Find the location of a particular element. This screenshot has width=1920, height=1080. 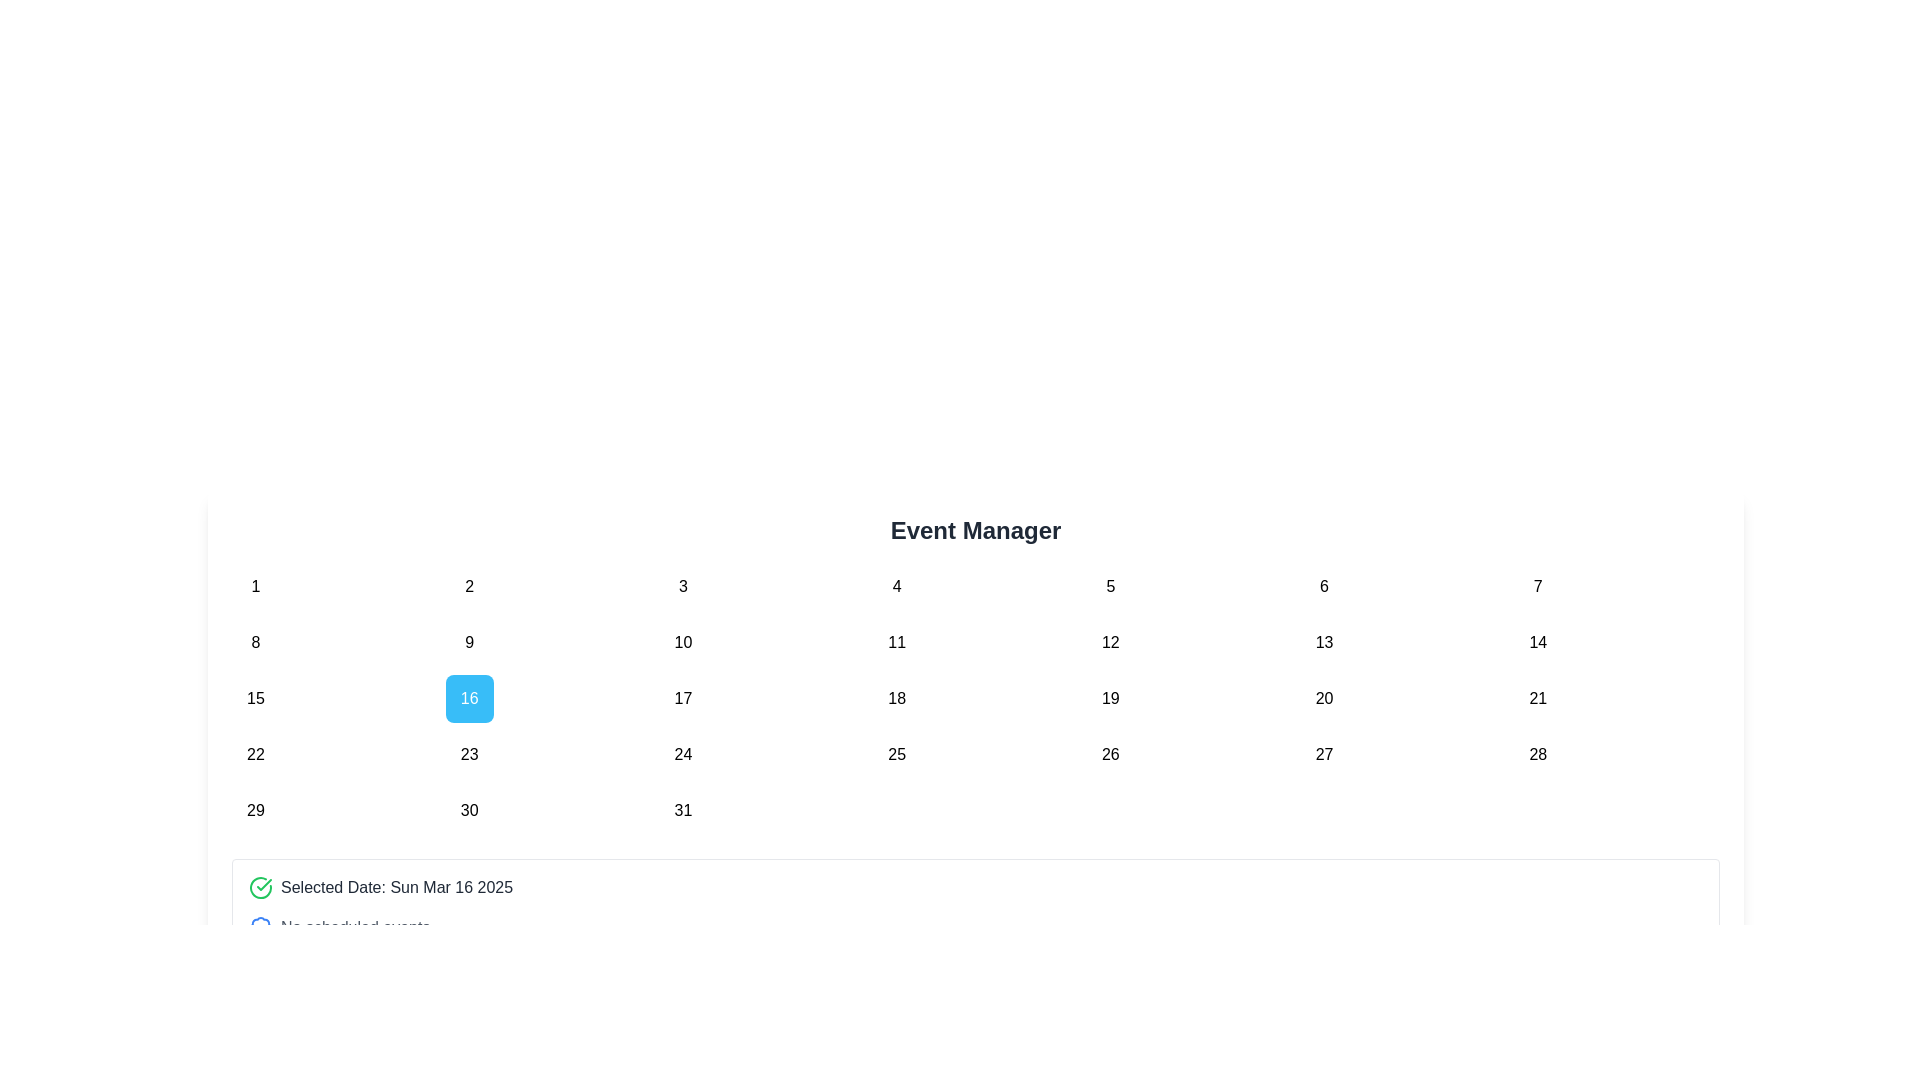

the square-shaped button labeled '7' located in the upper-right corner of the grid layout to interact with it is located at coordinates (1537, 585).